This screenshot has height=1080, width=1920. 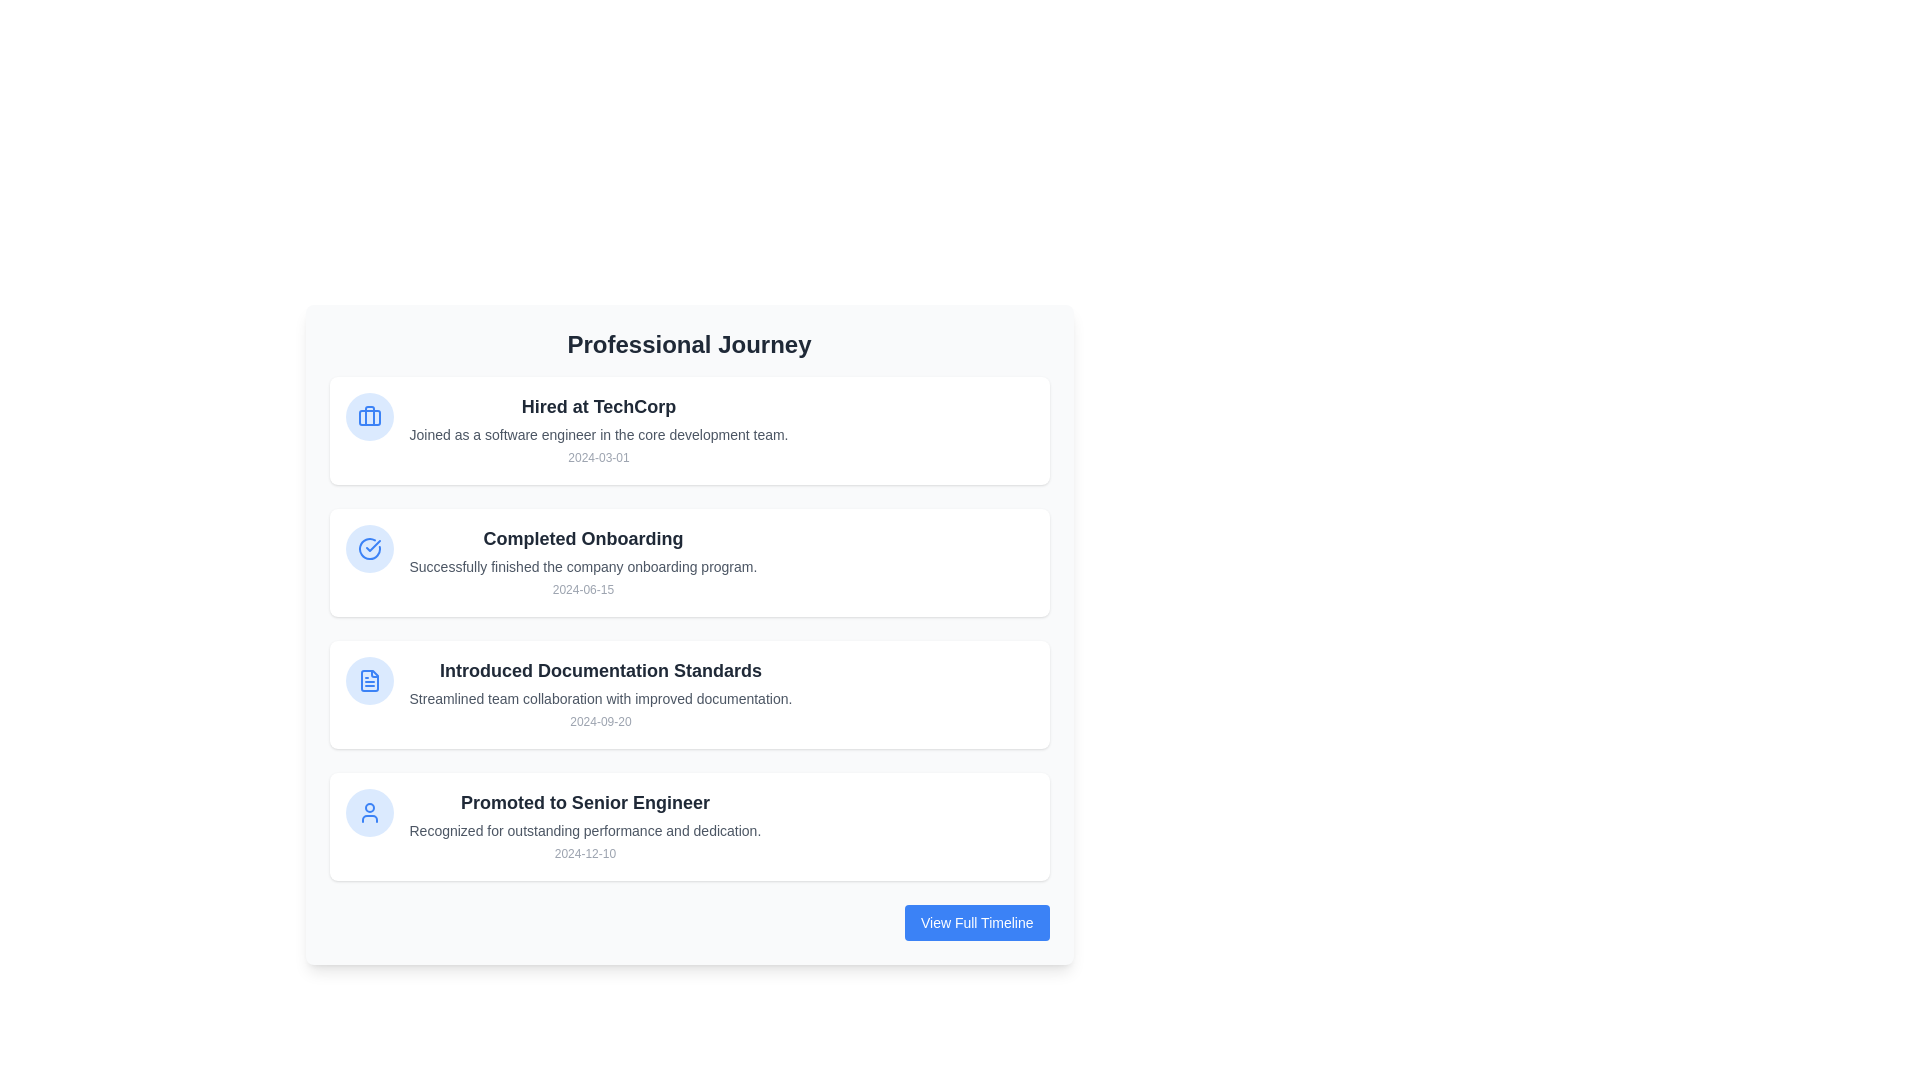 I want to click on the text label that reads 'Hired at TechCorp', which is styled as a prominent heading in a card-like component under the 'Professional Journey' section, so click(x=598, y=406).